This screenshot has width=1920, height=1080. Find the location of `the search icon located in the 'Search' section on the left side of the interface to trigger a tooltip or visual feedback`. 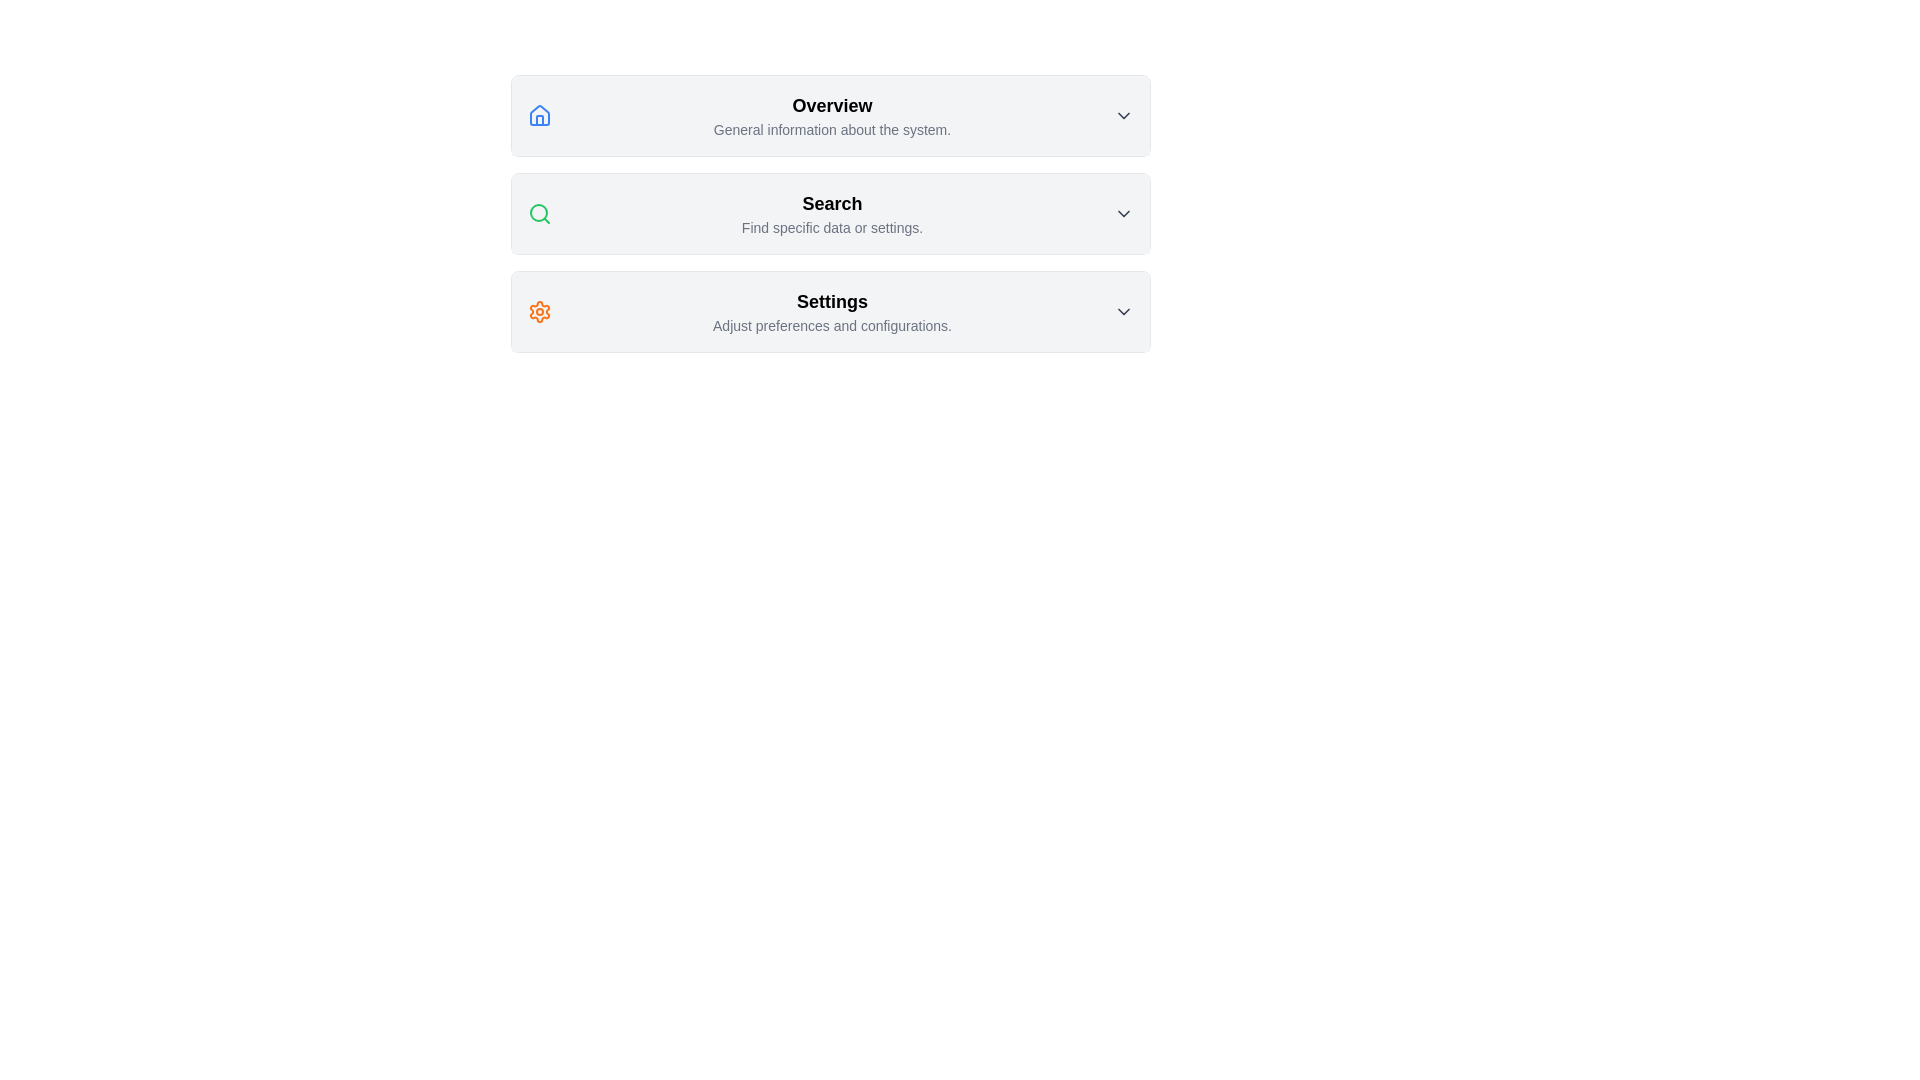

the search icon located in the 'Search' section on the left side of the interface to trigger a tooltip or visual feedback is located at coordinates (539, 213).